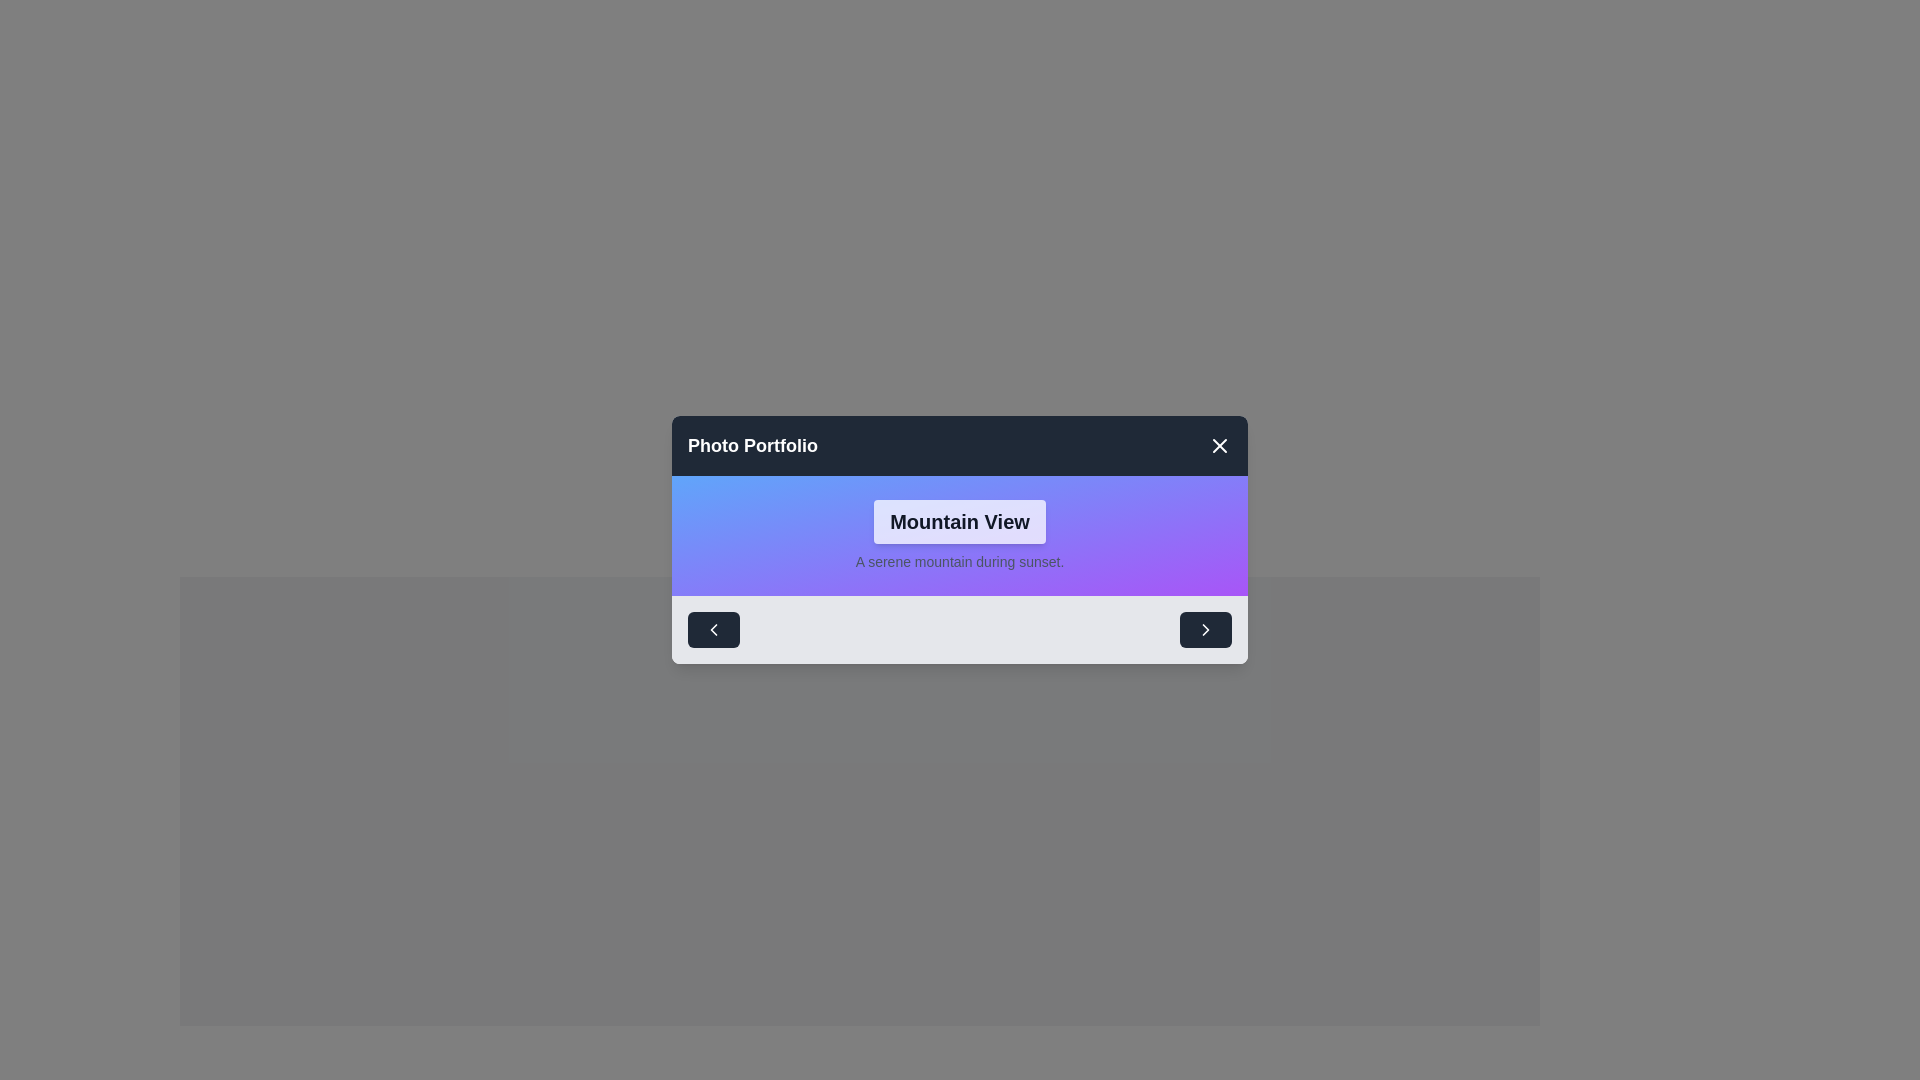 The width and height of the screenshot is (1920, 1080). What do you see at coordinates (752, 445) in the screenshot?
I see `the text label displaying the title or name of the section located at the top-left corner of the modal dialog box` at bounding box center [752, 445].